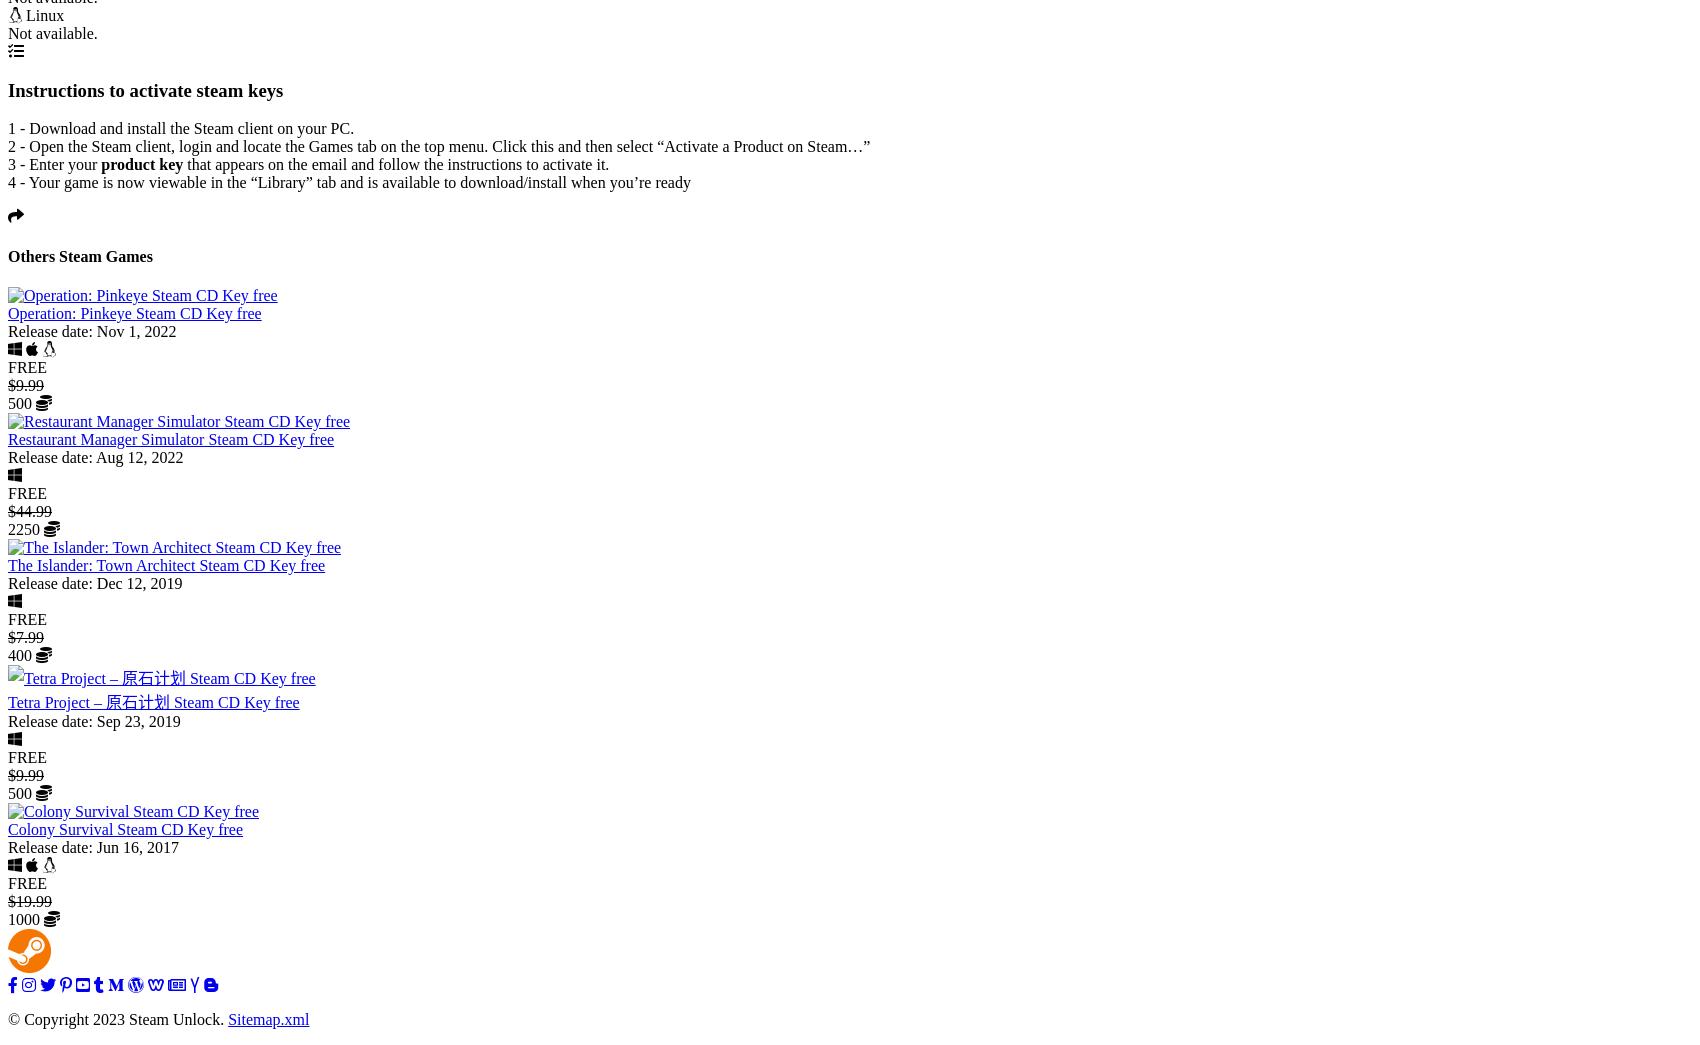  Describe the element at coordinates (133, 581) in the screenshot. I see `': Dec 12, 2019'` at that location.